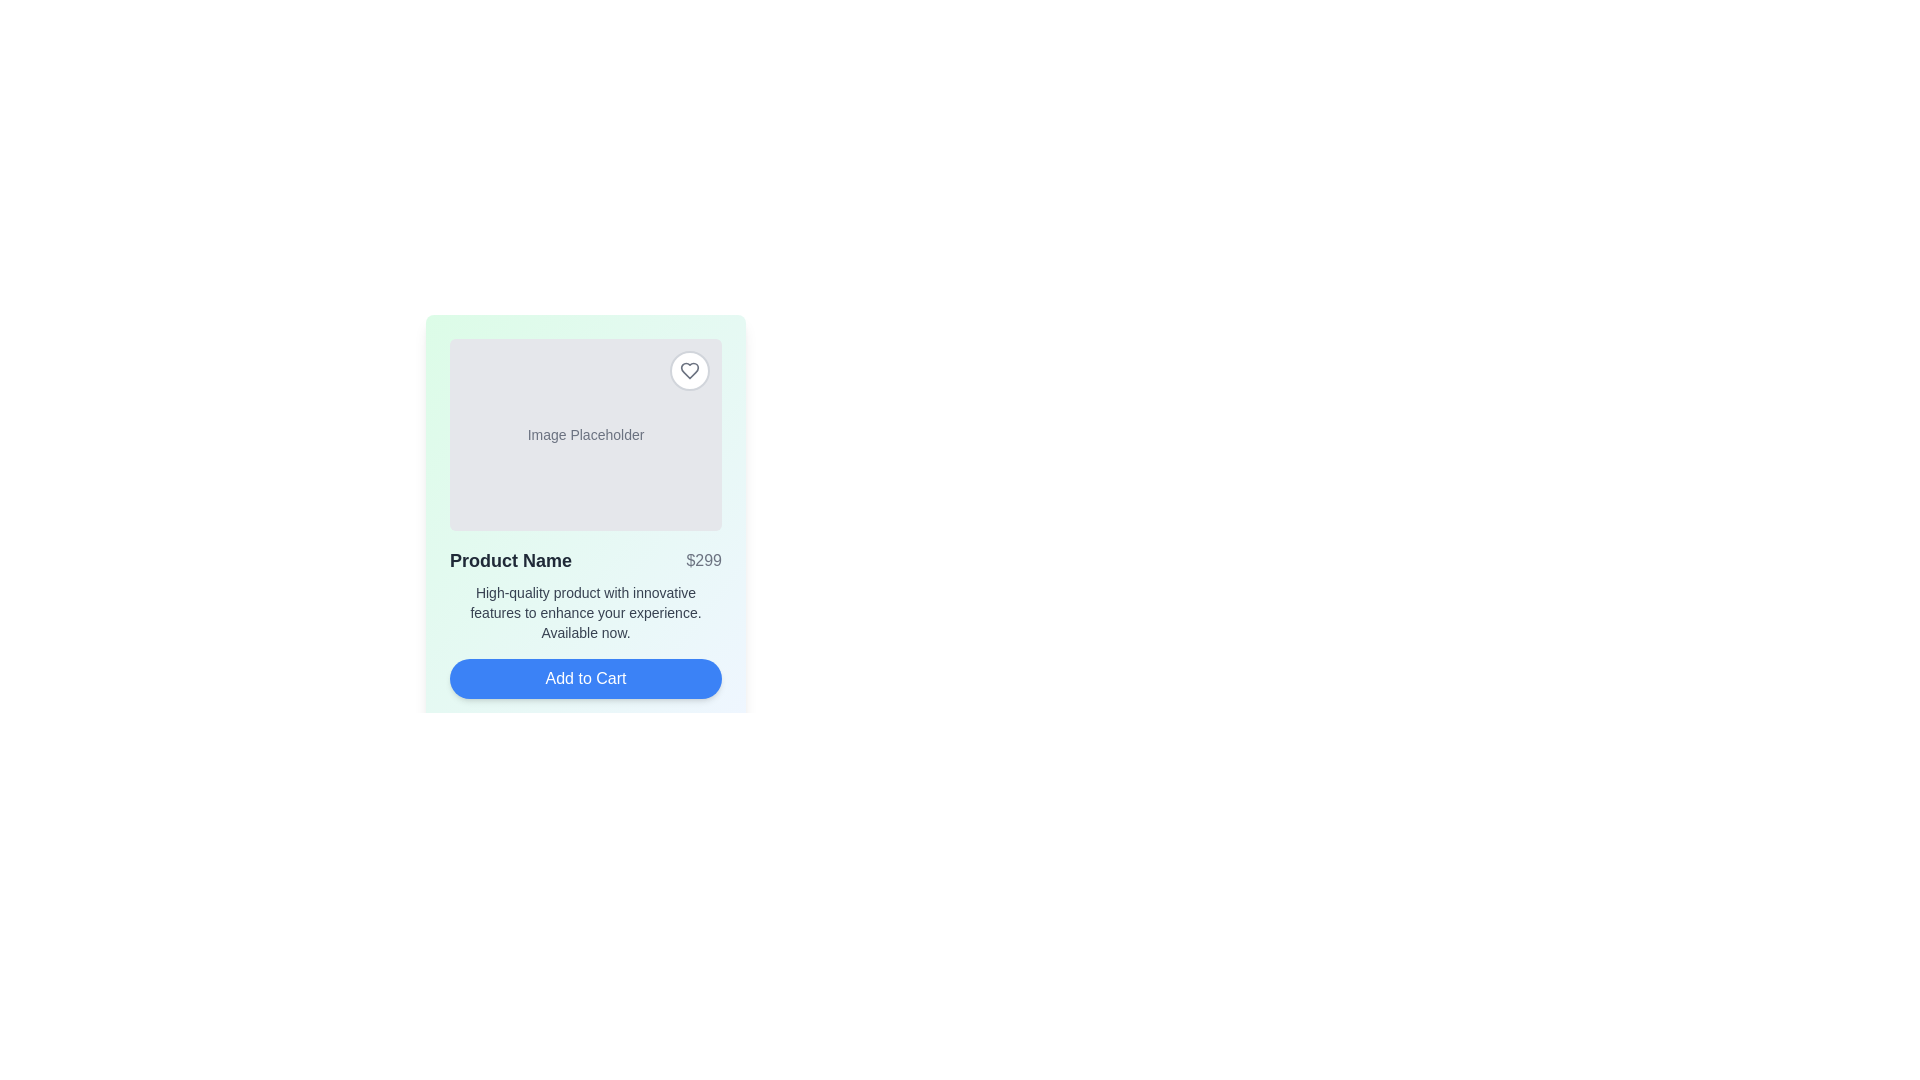 The width and height of the screenshot is (1920, 1080). I want to click on the pill-shaped button labeled 'Add to Cart', so click(584, 677).